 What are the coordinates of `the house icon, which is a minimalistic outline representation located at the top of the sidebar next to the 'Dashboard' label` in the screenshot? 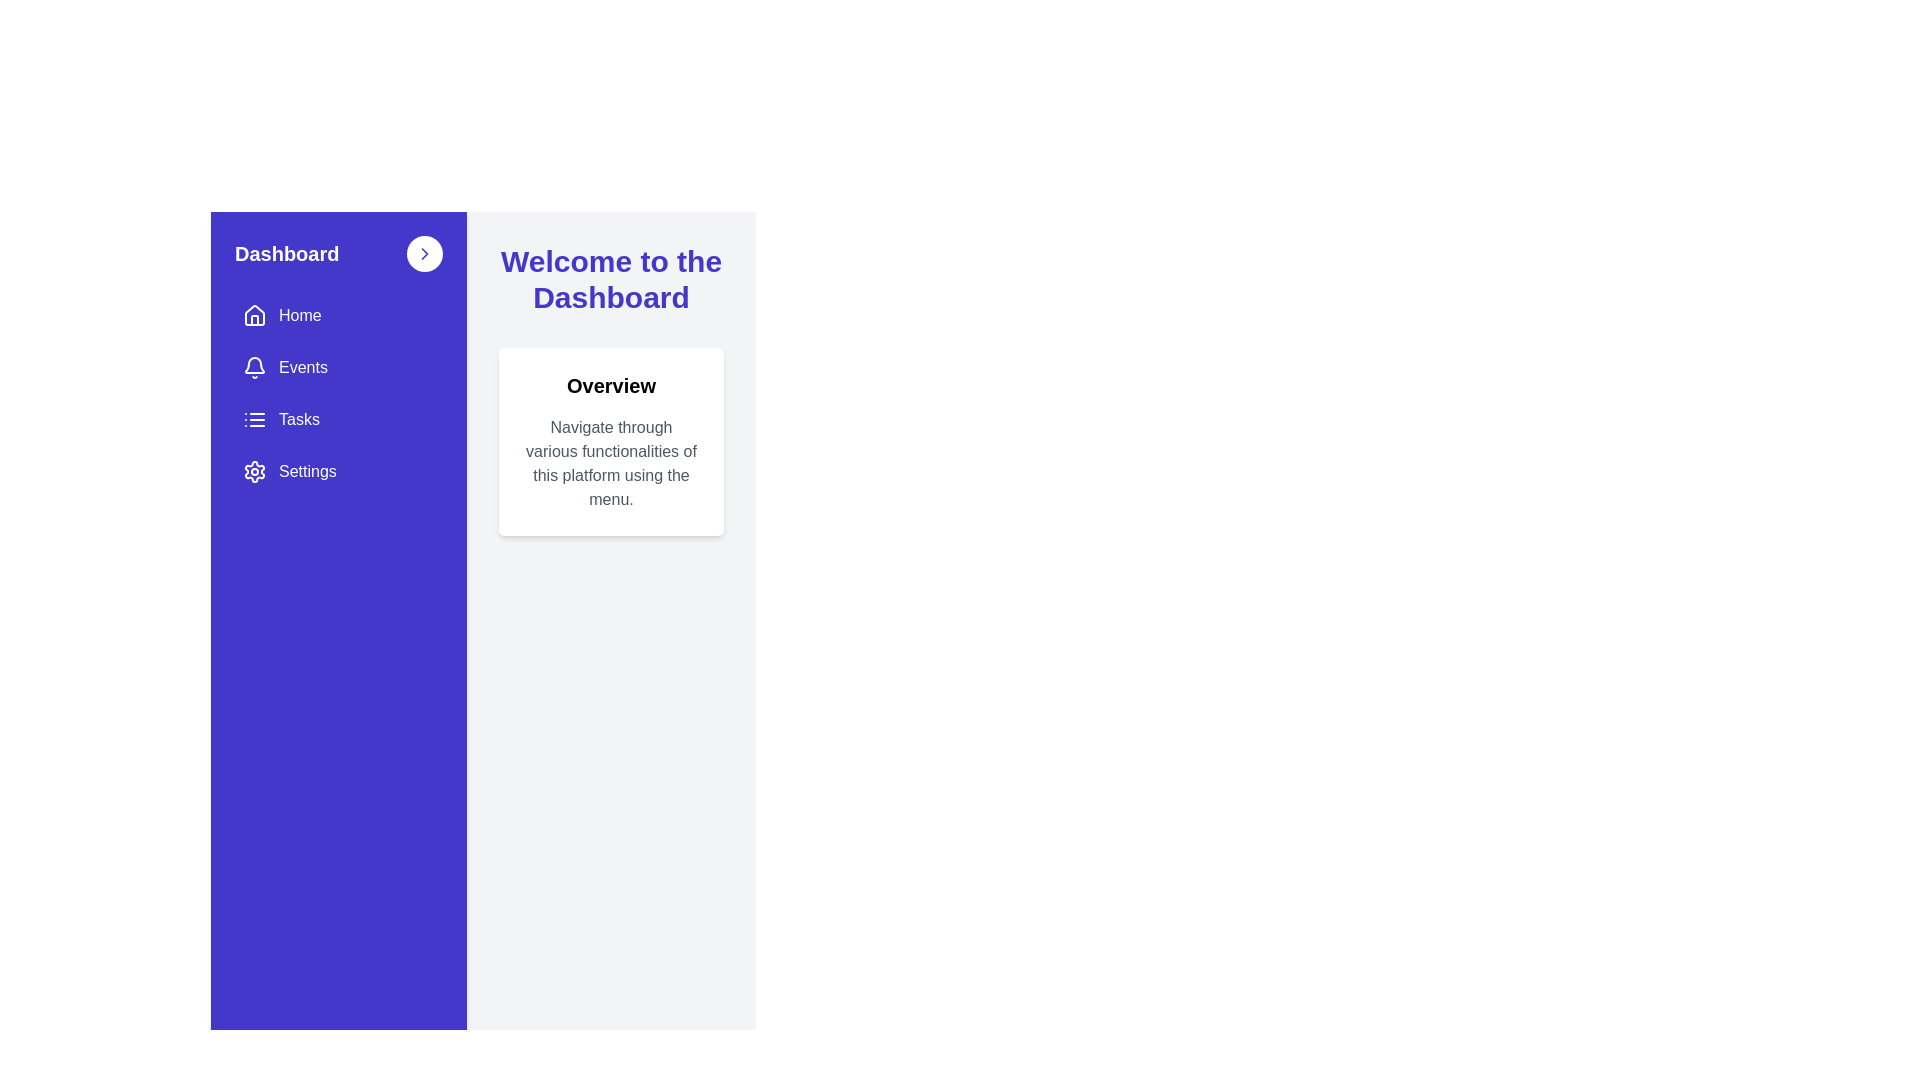 It's located at (253, 315).